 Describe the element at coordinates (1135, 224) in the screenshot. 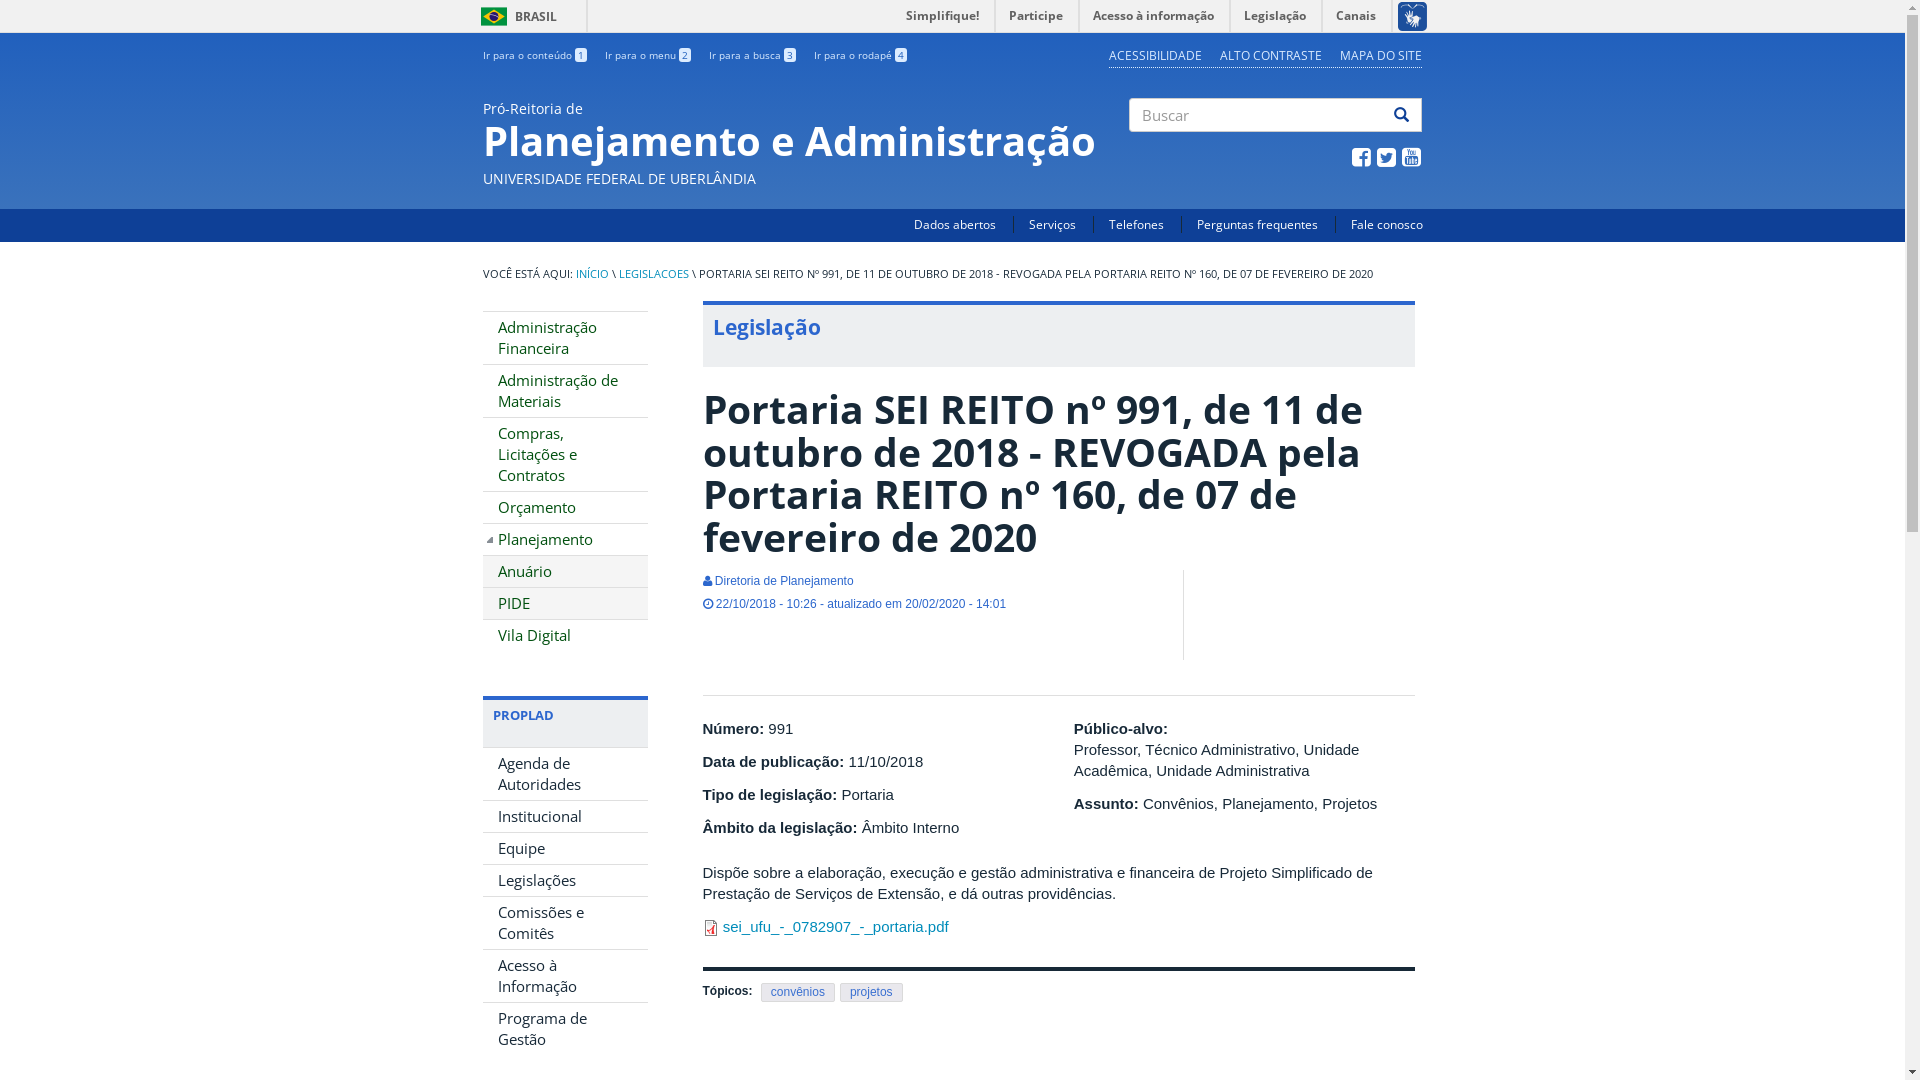

I see `'Telefones'` at that location.